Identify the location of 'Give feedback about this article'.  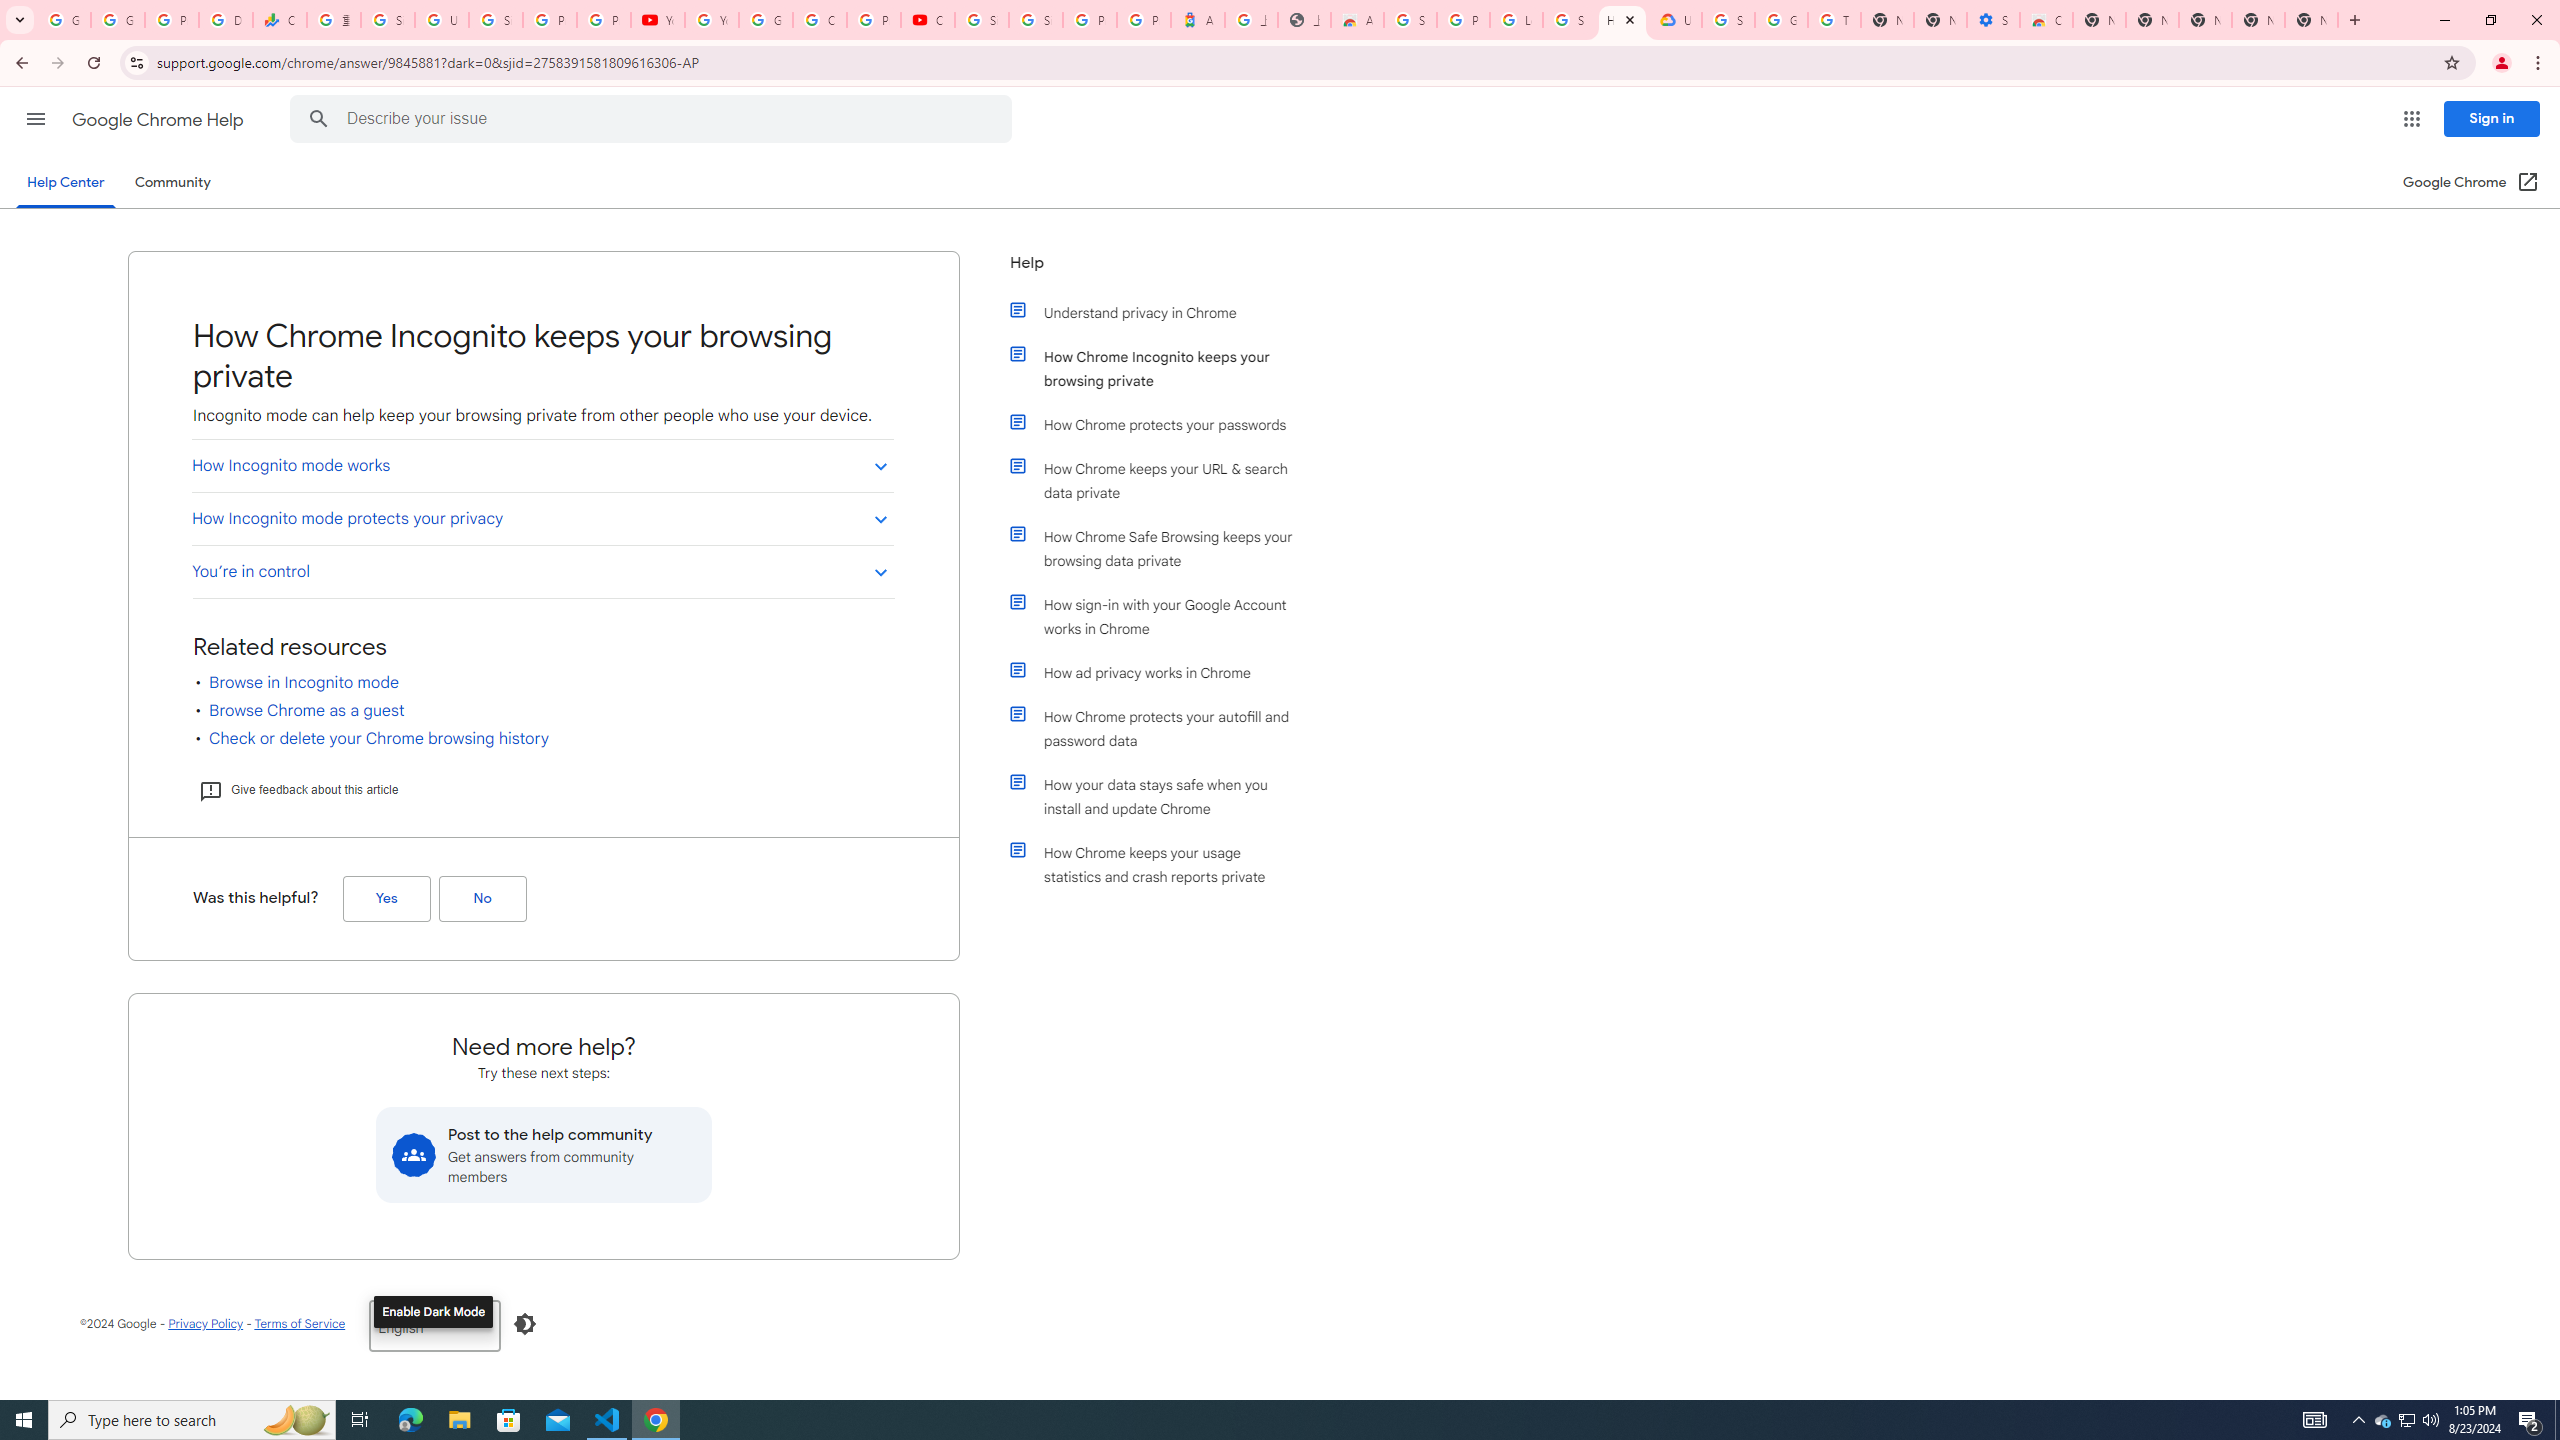
(297, 788).